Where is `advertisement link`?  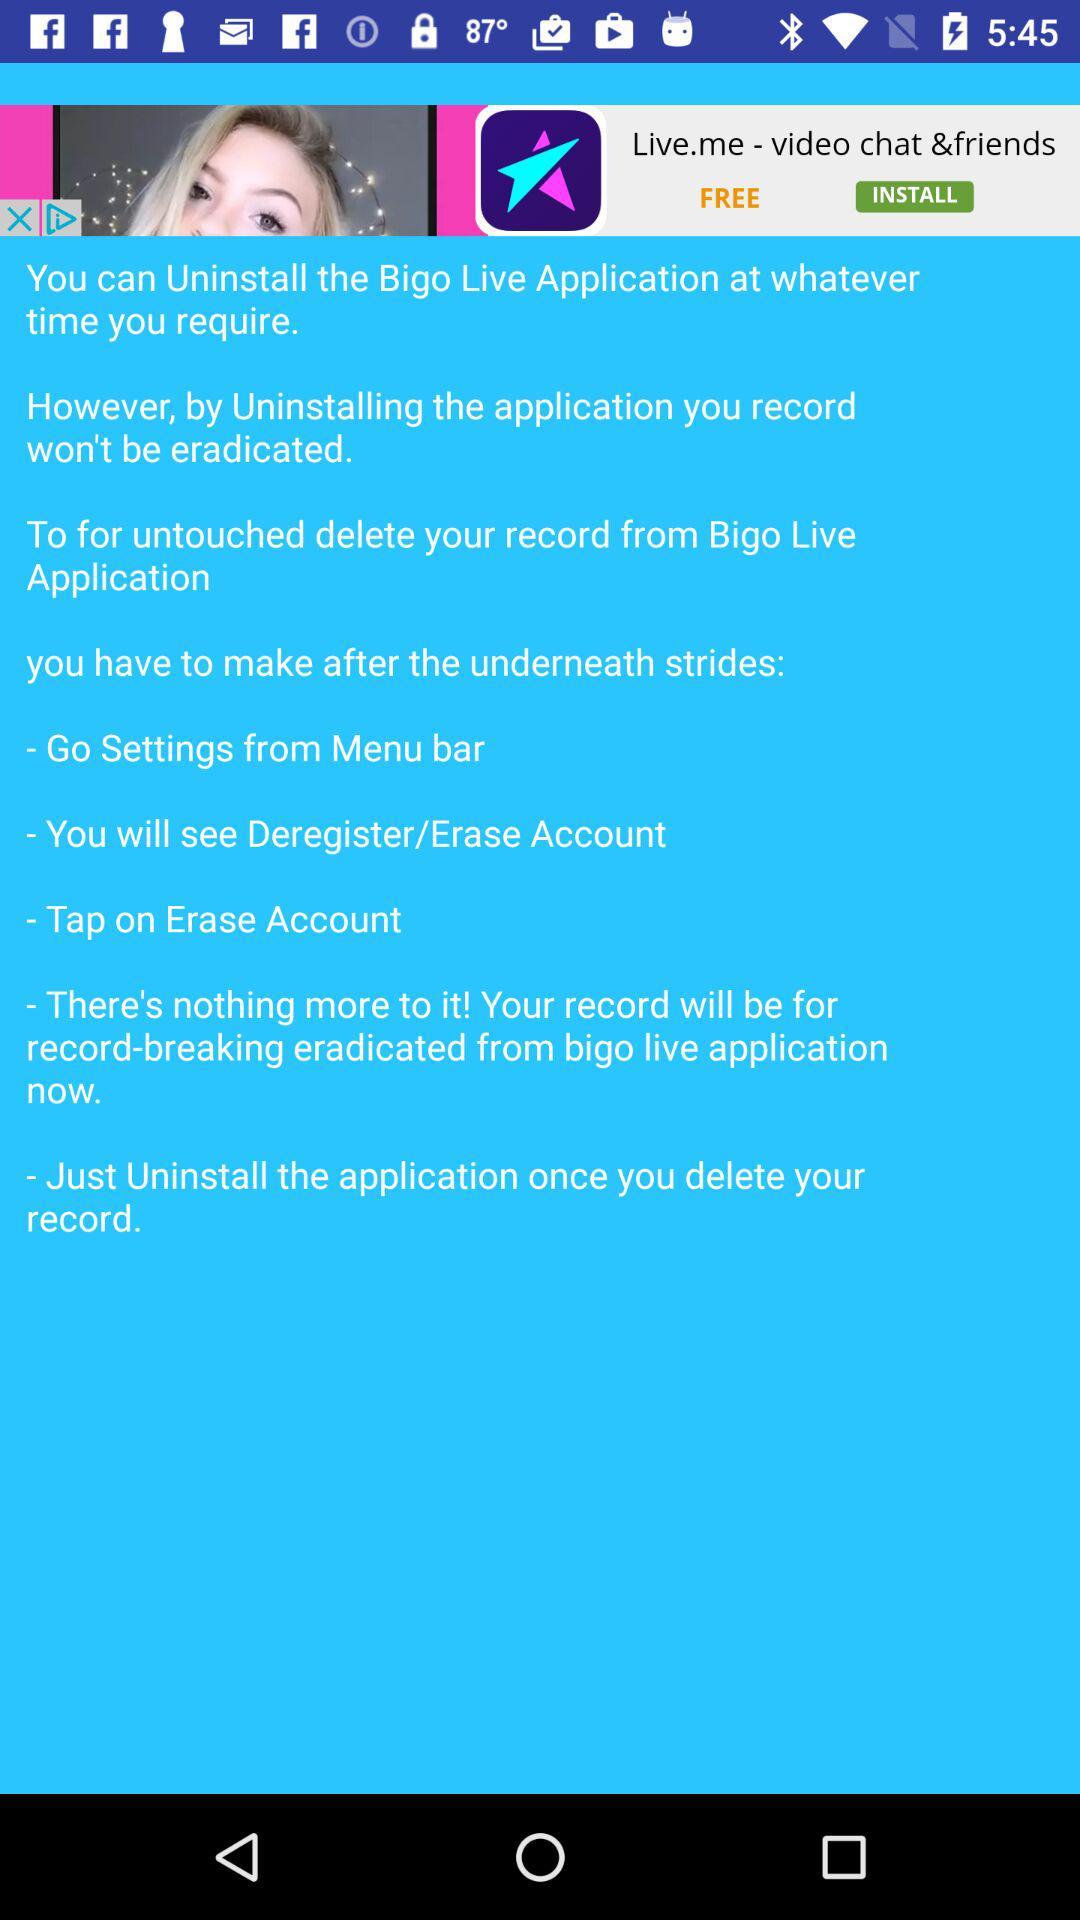
advertisement link is located at coordinates (540, 170).